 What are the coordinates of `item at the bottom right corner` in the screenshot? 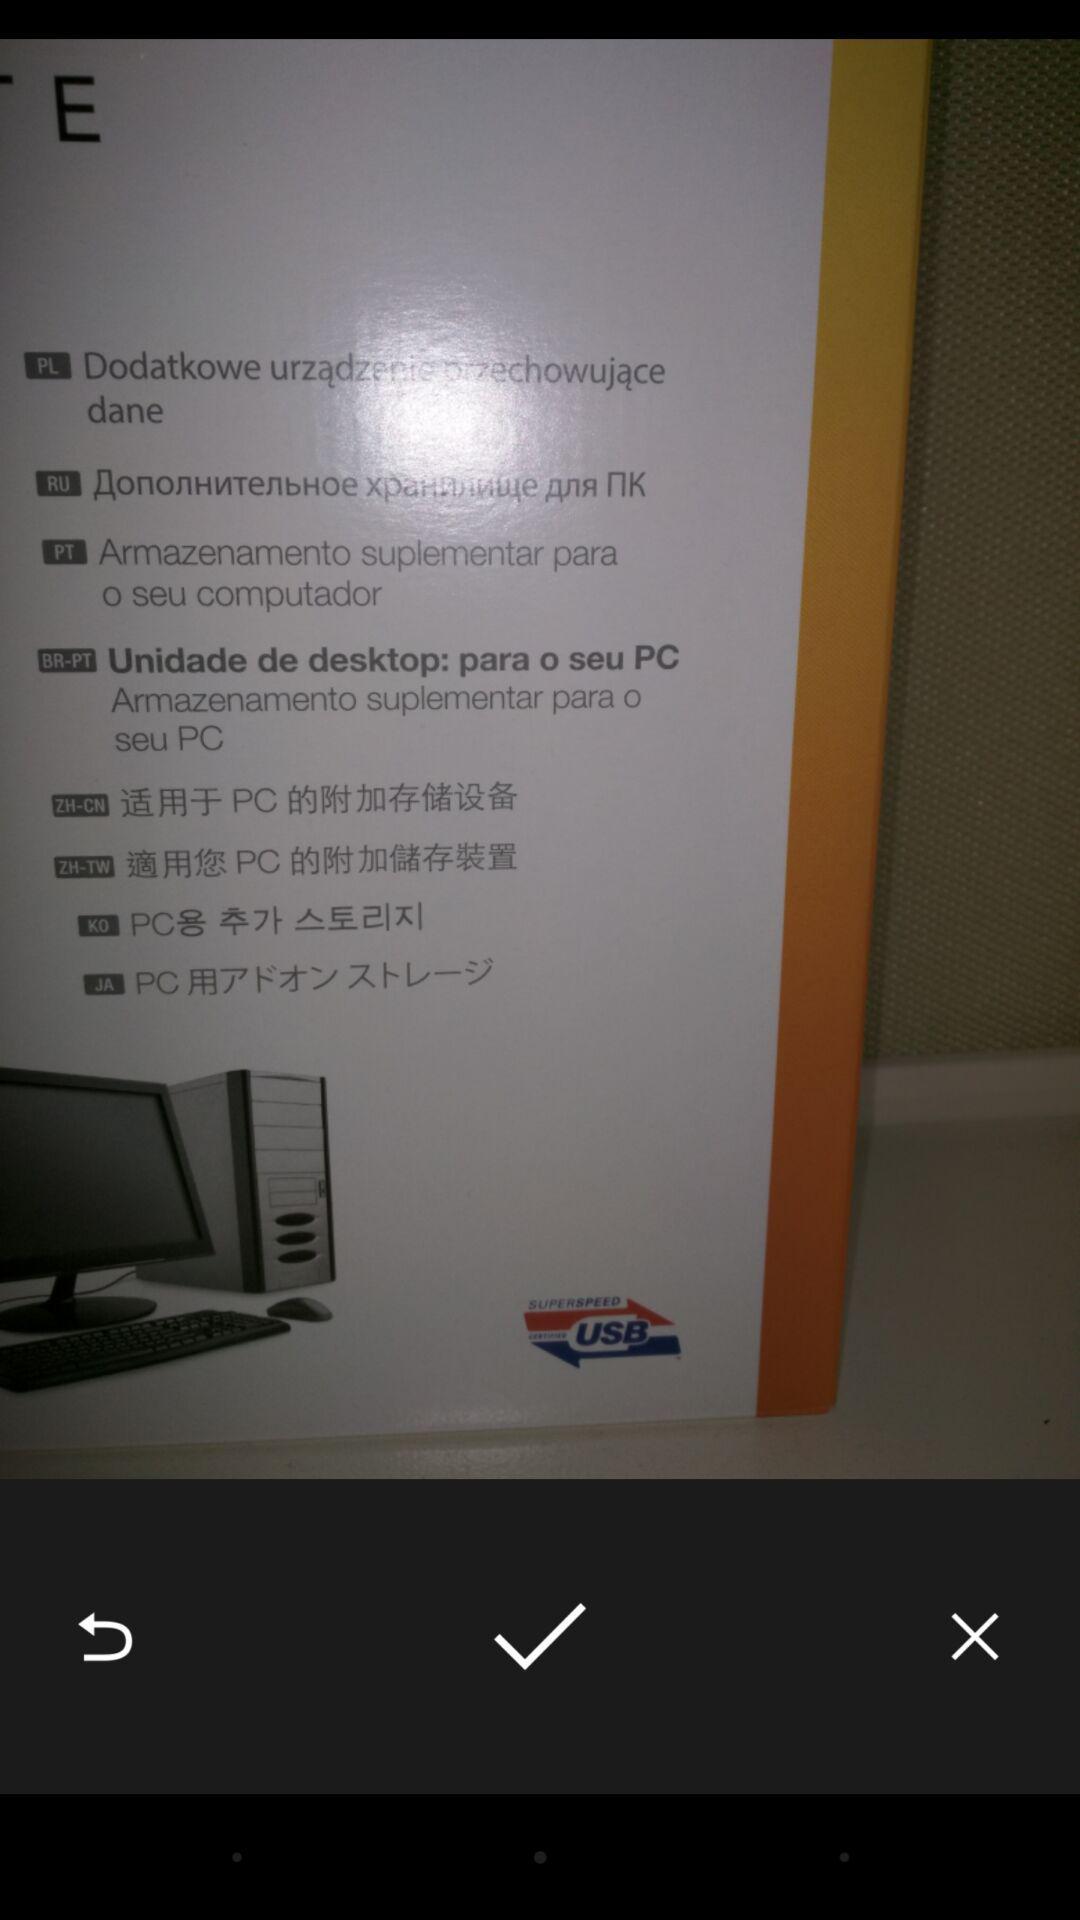 It's located at (974, 1636).